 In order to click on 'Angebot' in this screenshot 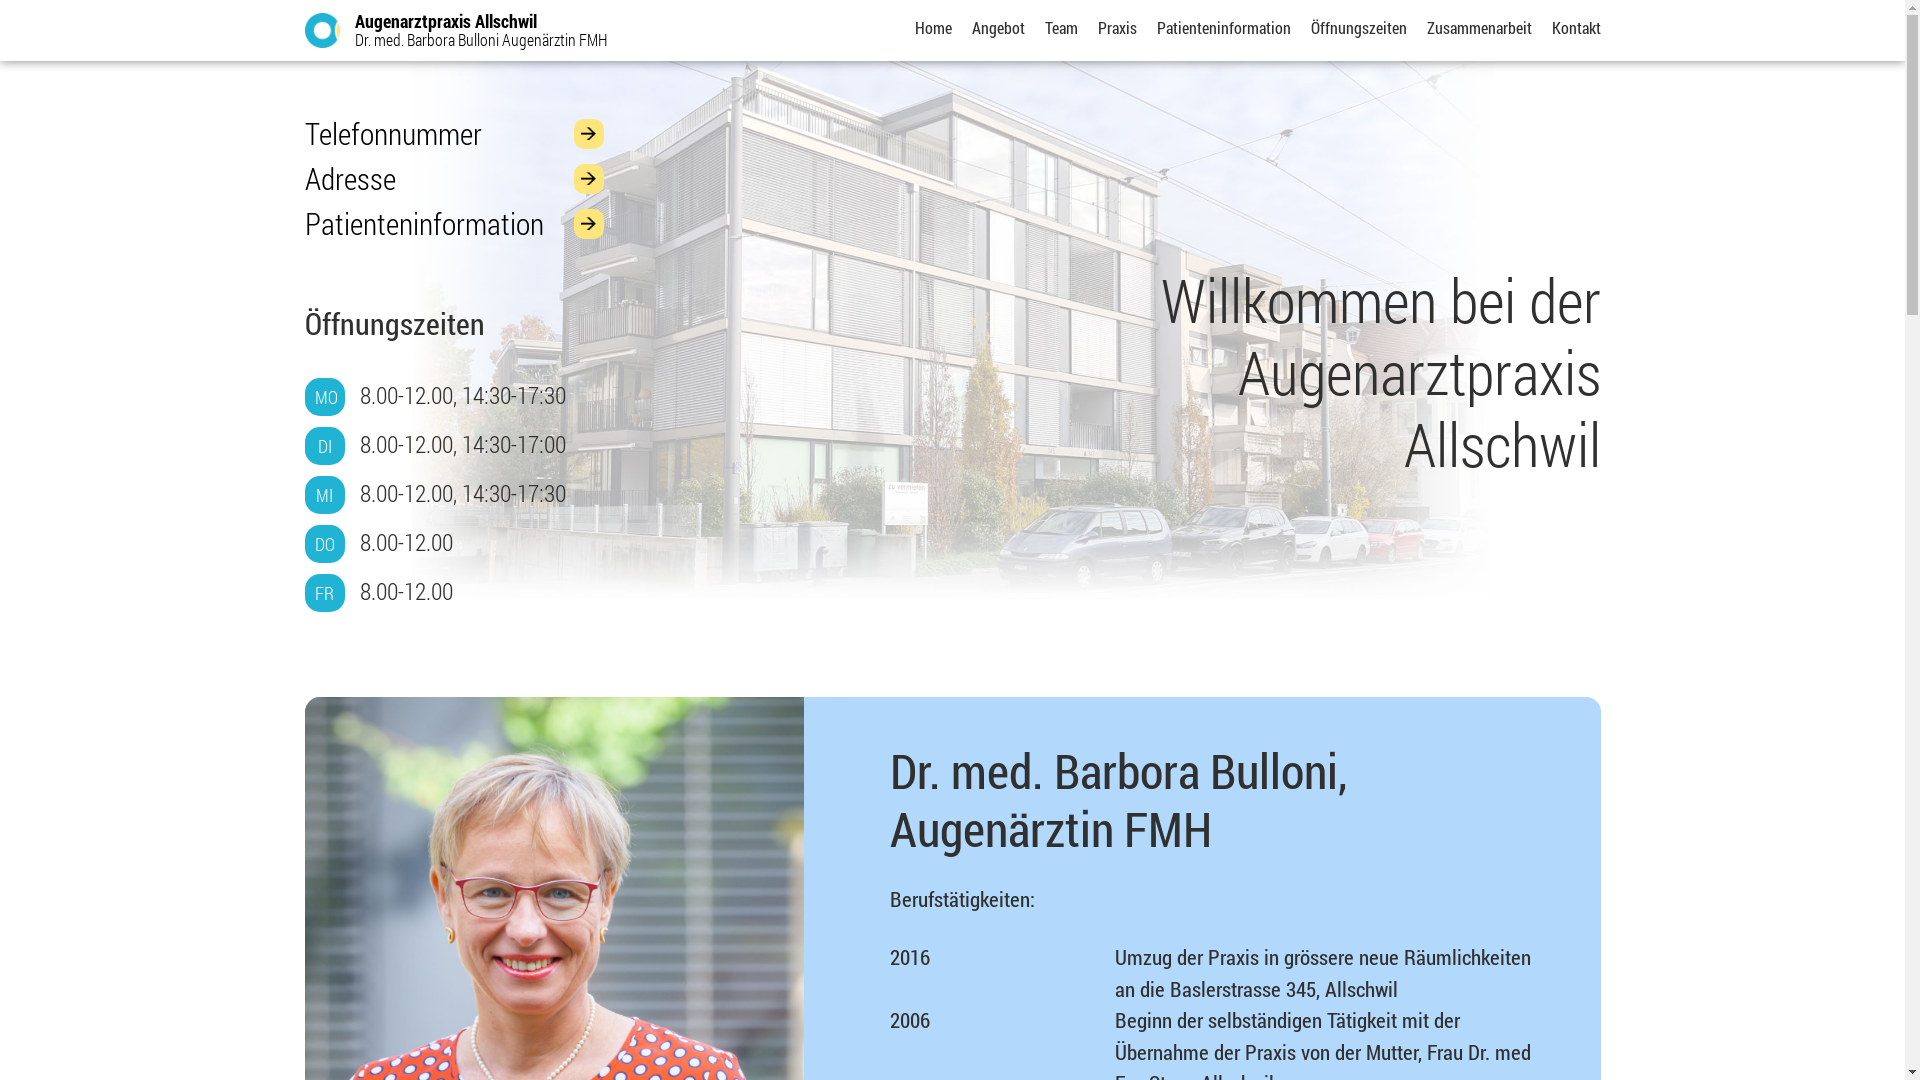, I will do `click(998, 27)`.